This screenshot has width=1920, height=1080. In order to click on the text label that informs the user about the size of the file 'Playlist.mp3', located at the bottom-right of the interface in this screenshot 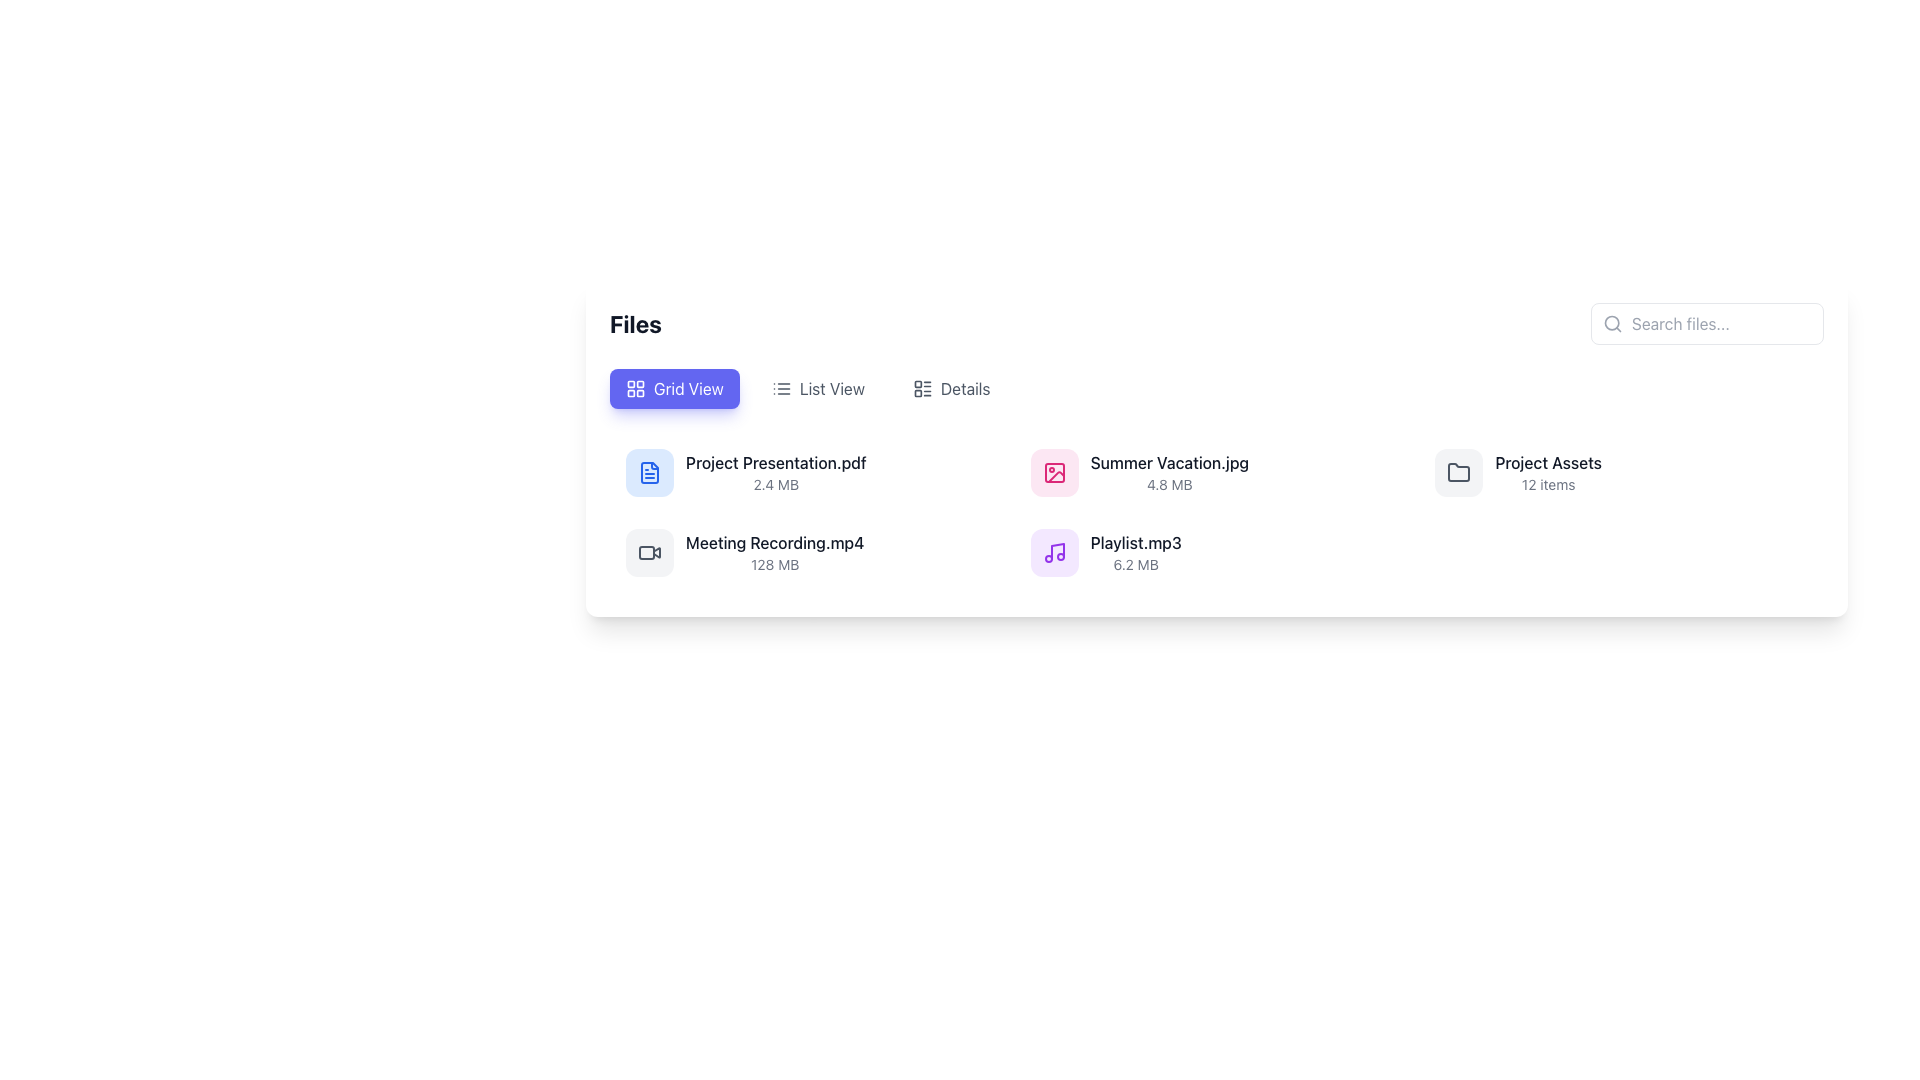, I will do `click(1136, 564)`.